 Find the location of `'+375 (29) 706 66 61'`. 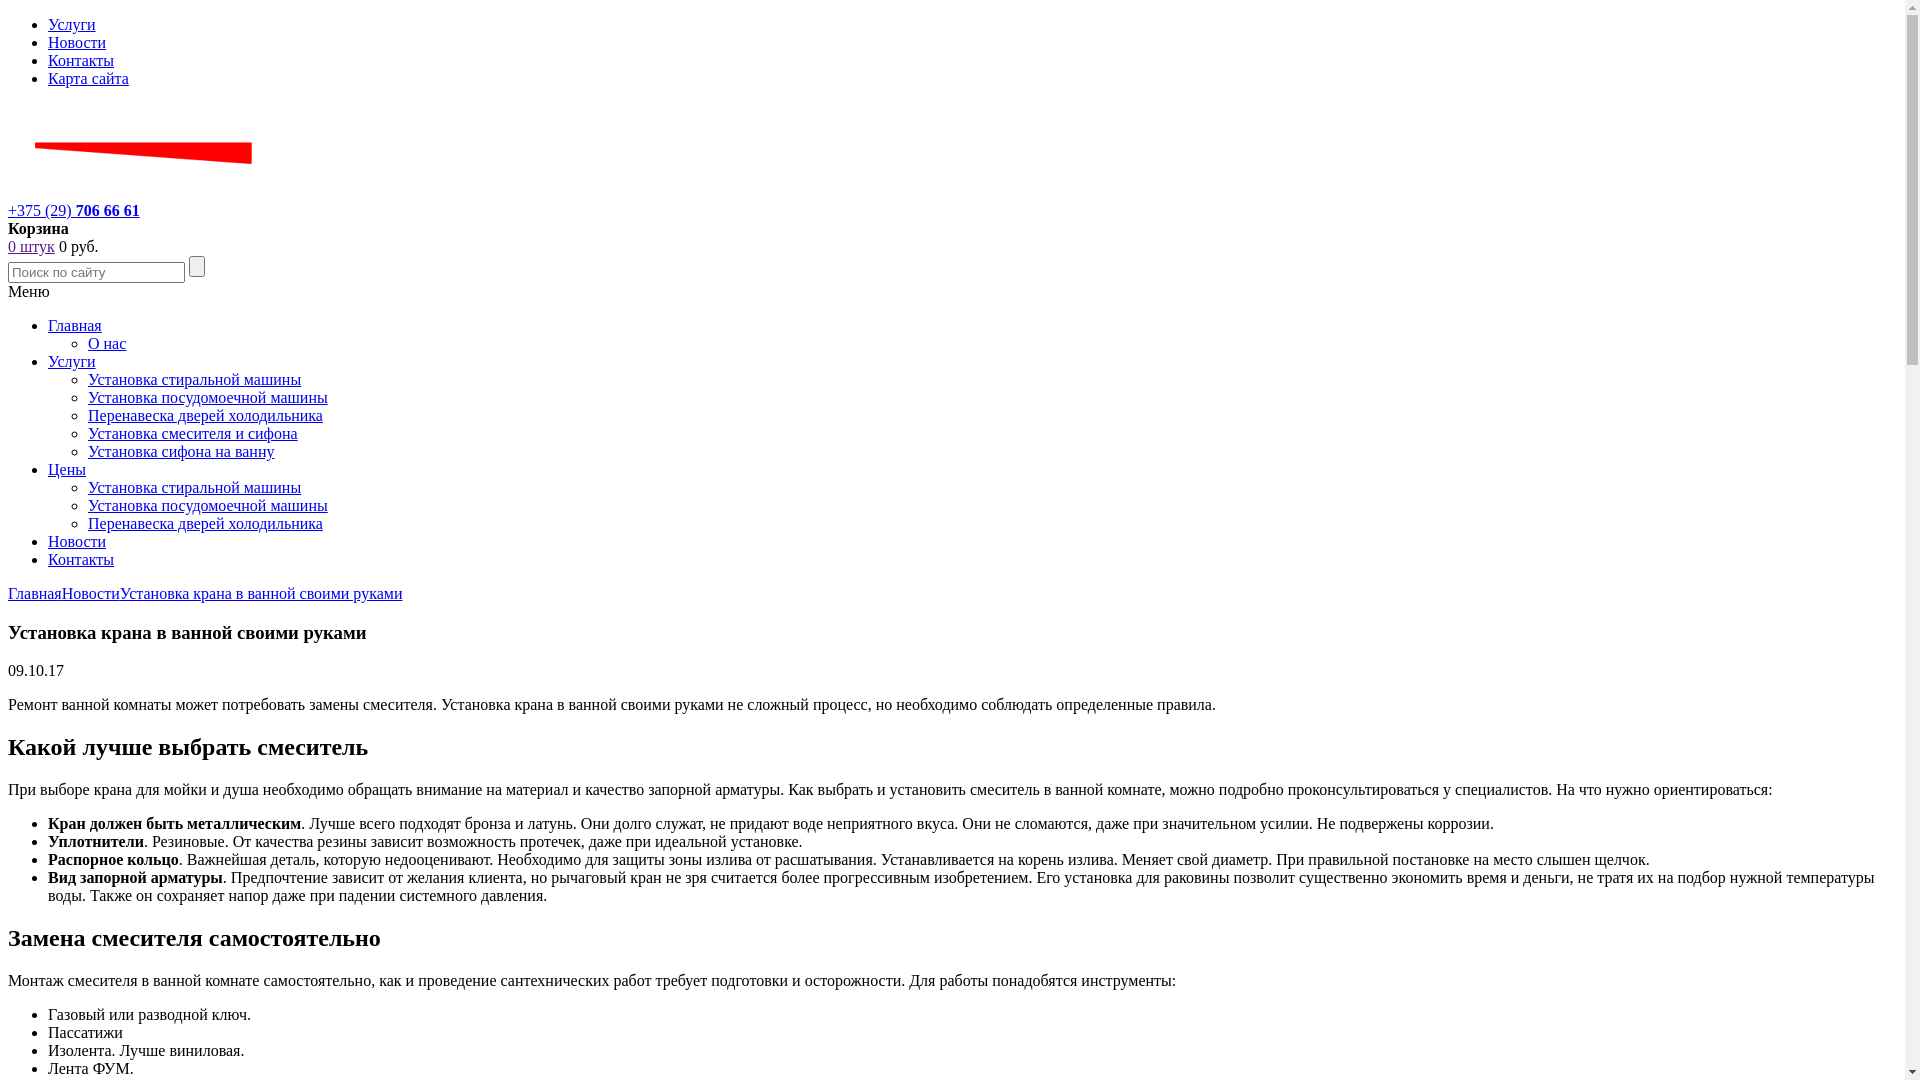

'+375 (29) 706 66 61' is located at coordinates (8, 210).